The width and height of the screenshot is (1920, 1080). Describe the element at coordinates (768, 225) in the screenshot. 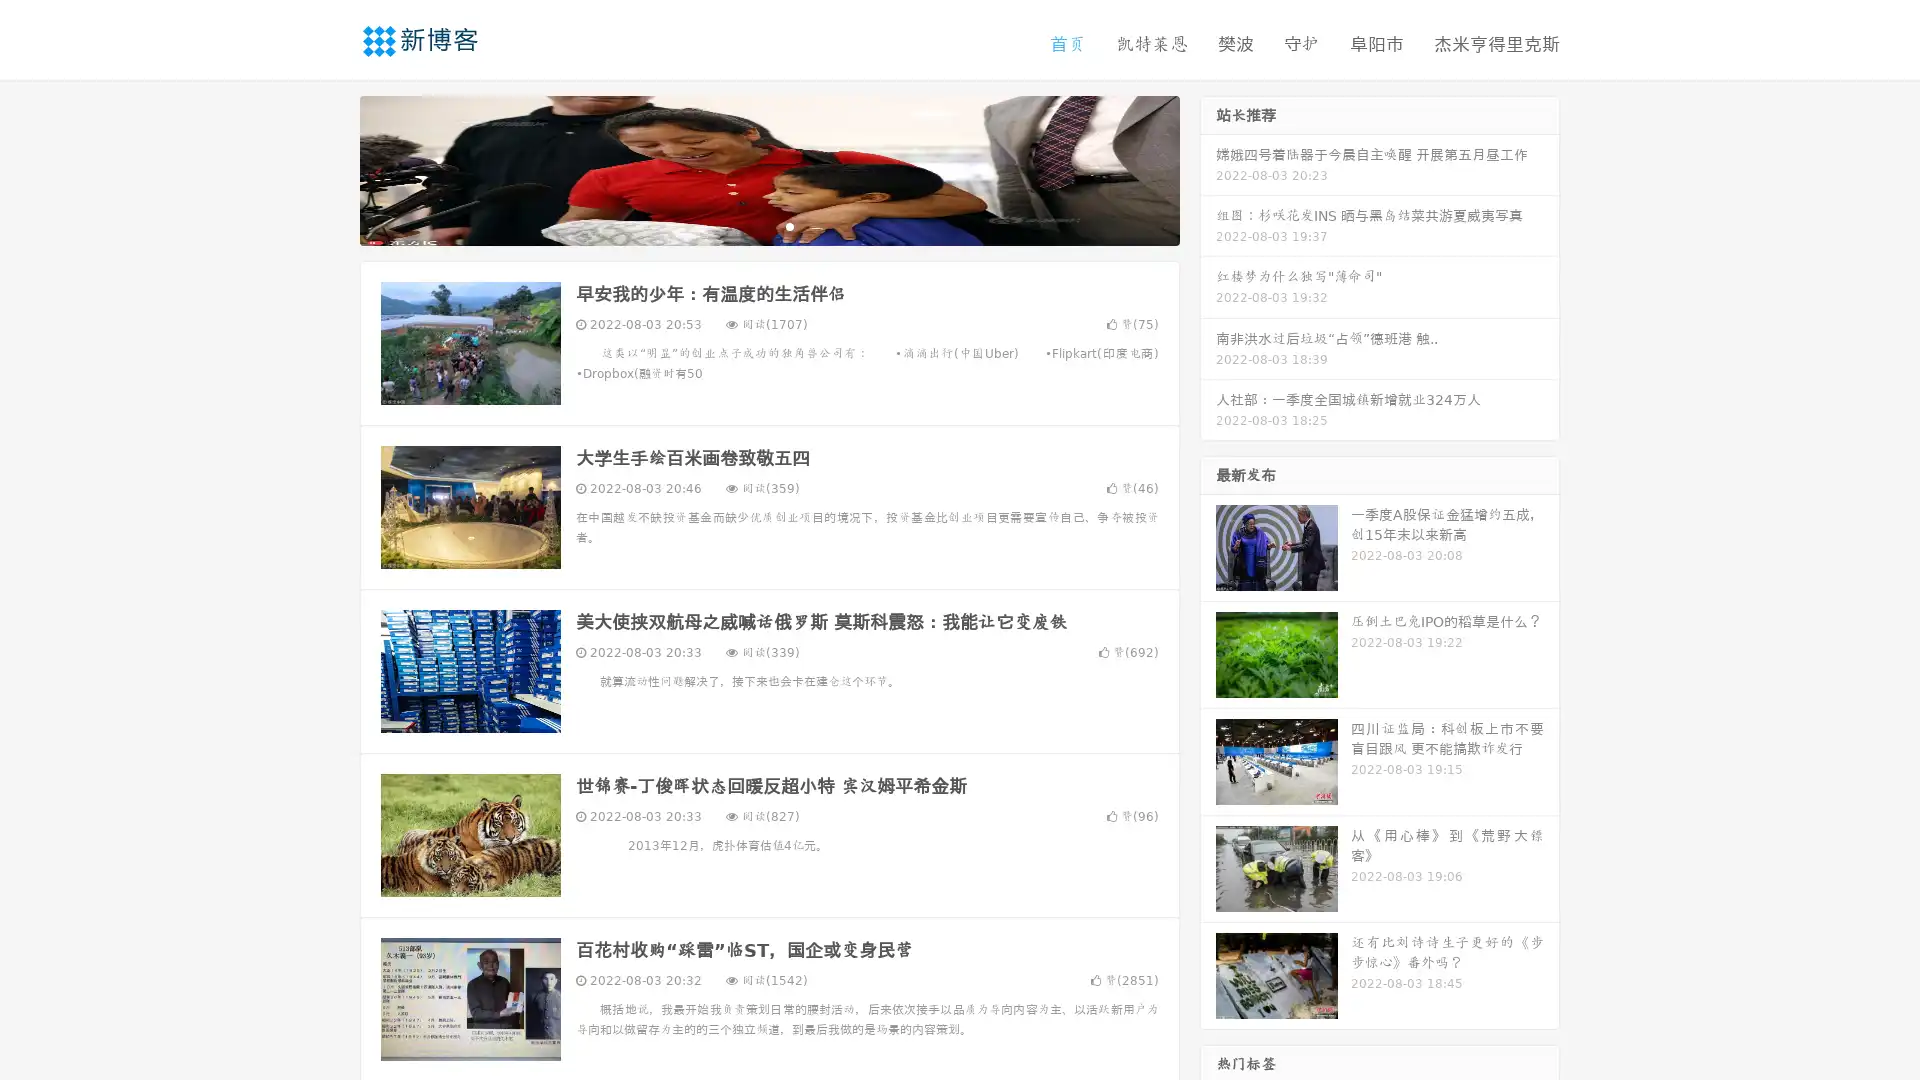

I see `Go to slide 2` at that location.